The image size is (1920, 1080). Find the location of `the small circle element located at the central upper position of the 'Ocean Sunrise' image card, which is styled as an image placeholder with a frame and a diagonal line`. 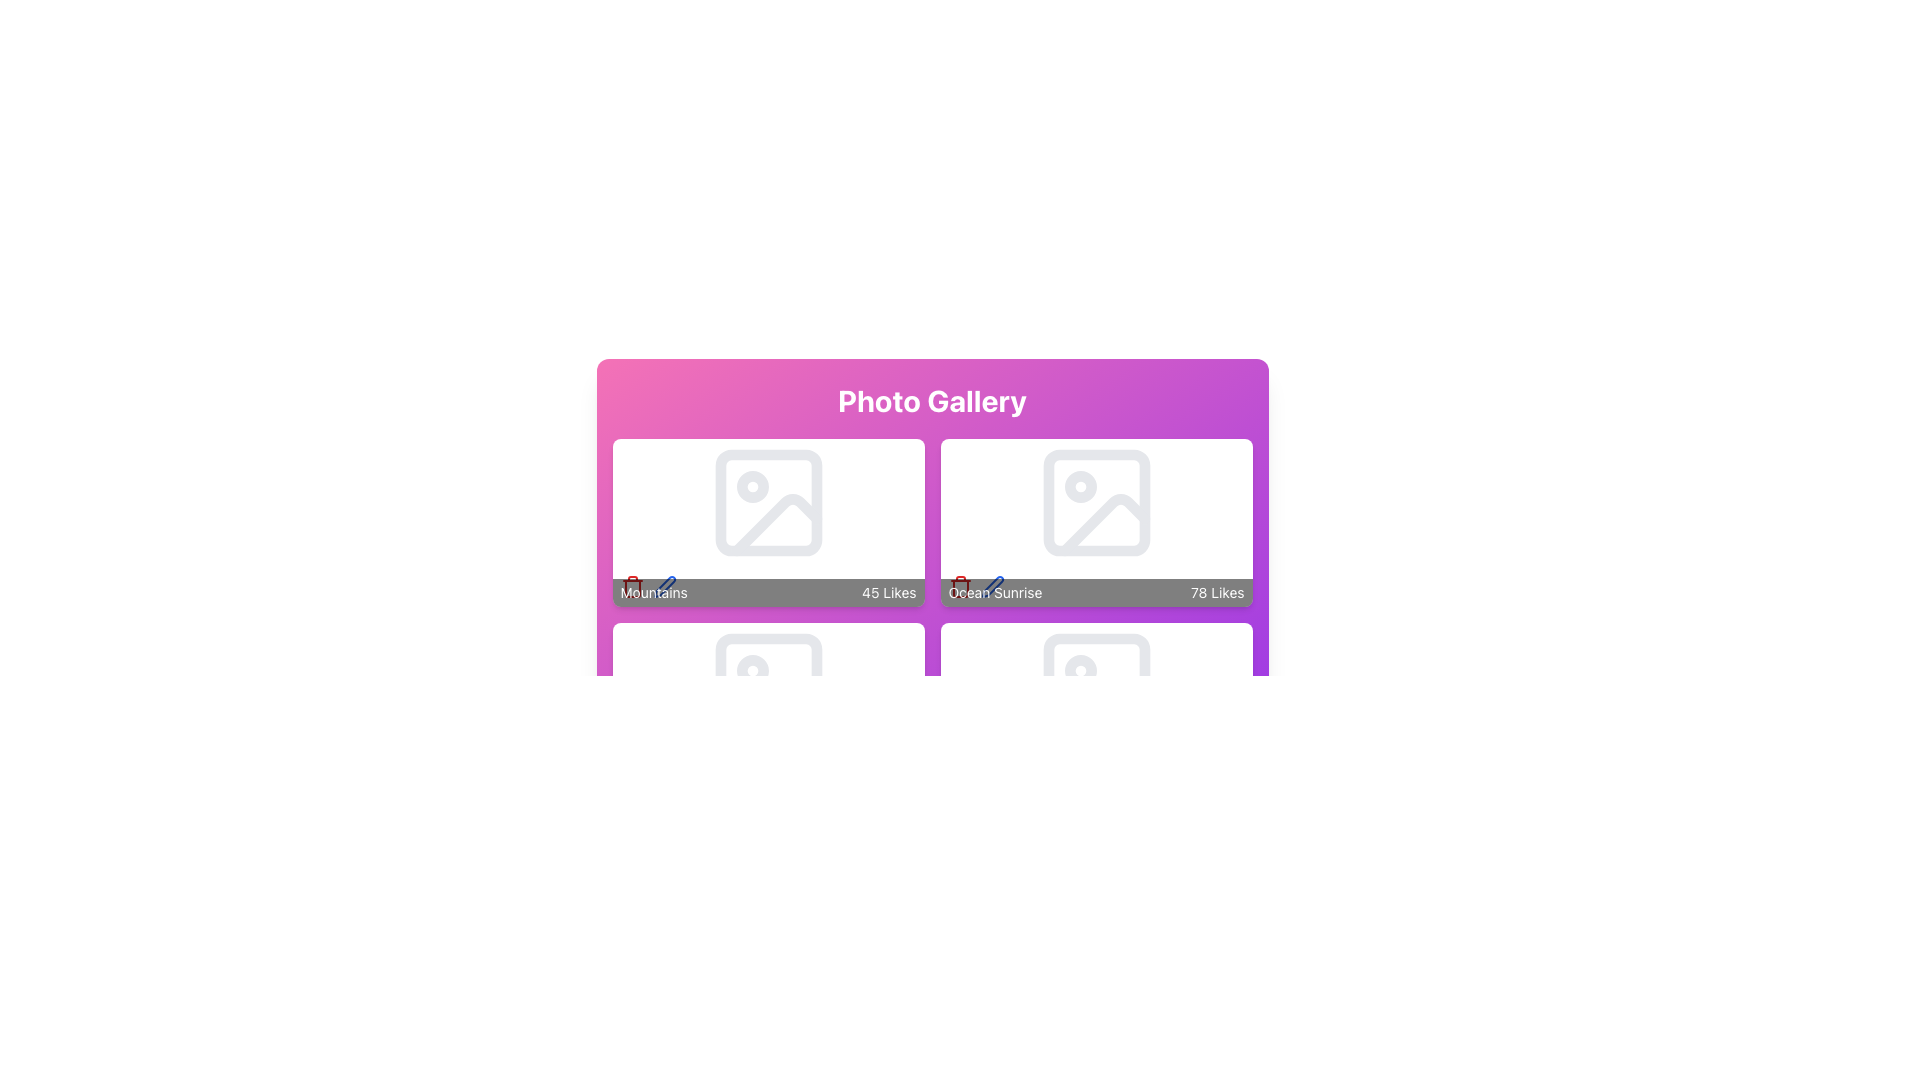

the small circle element located at the central upper position of the 'Ocean Sunrise' image card, which is styled as an image placeholder with a frame and a diagonal line is located at coordinates (1079, 486).